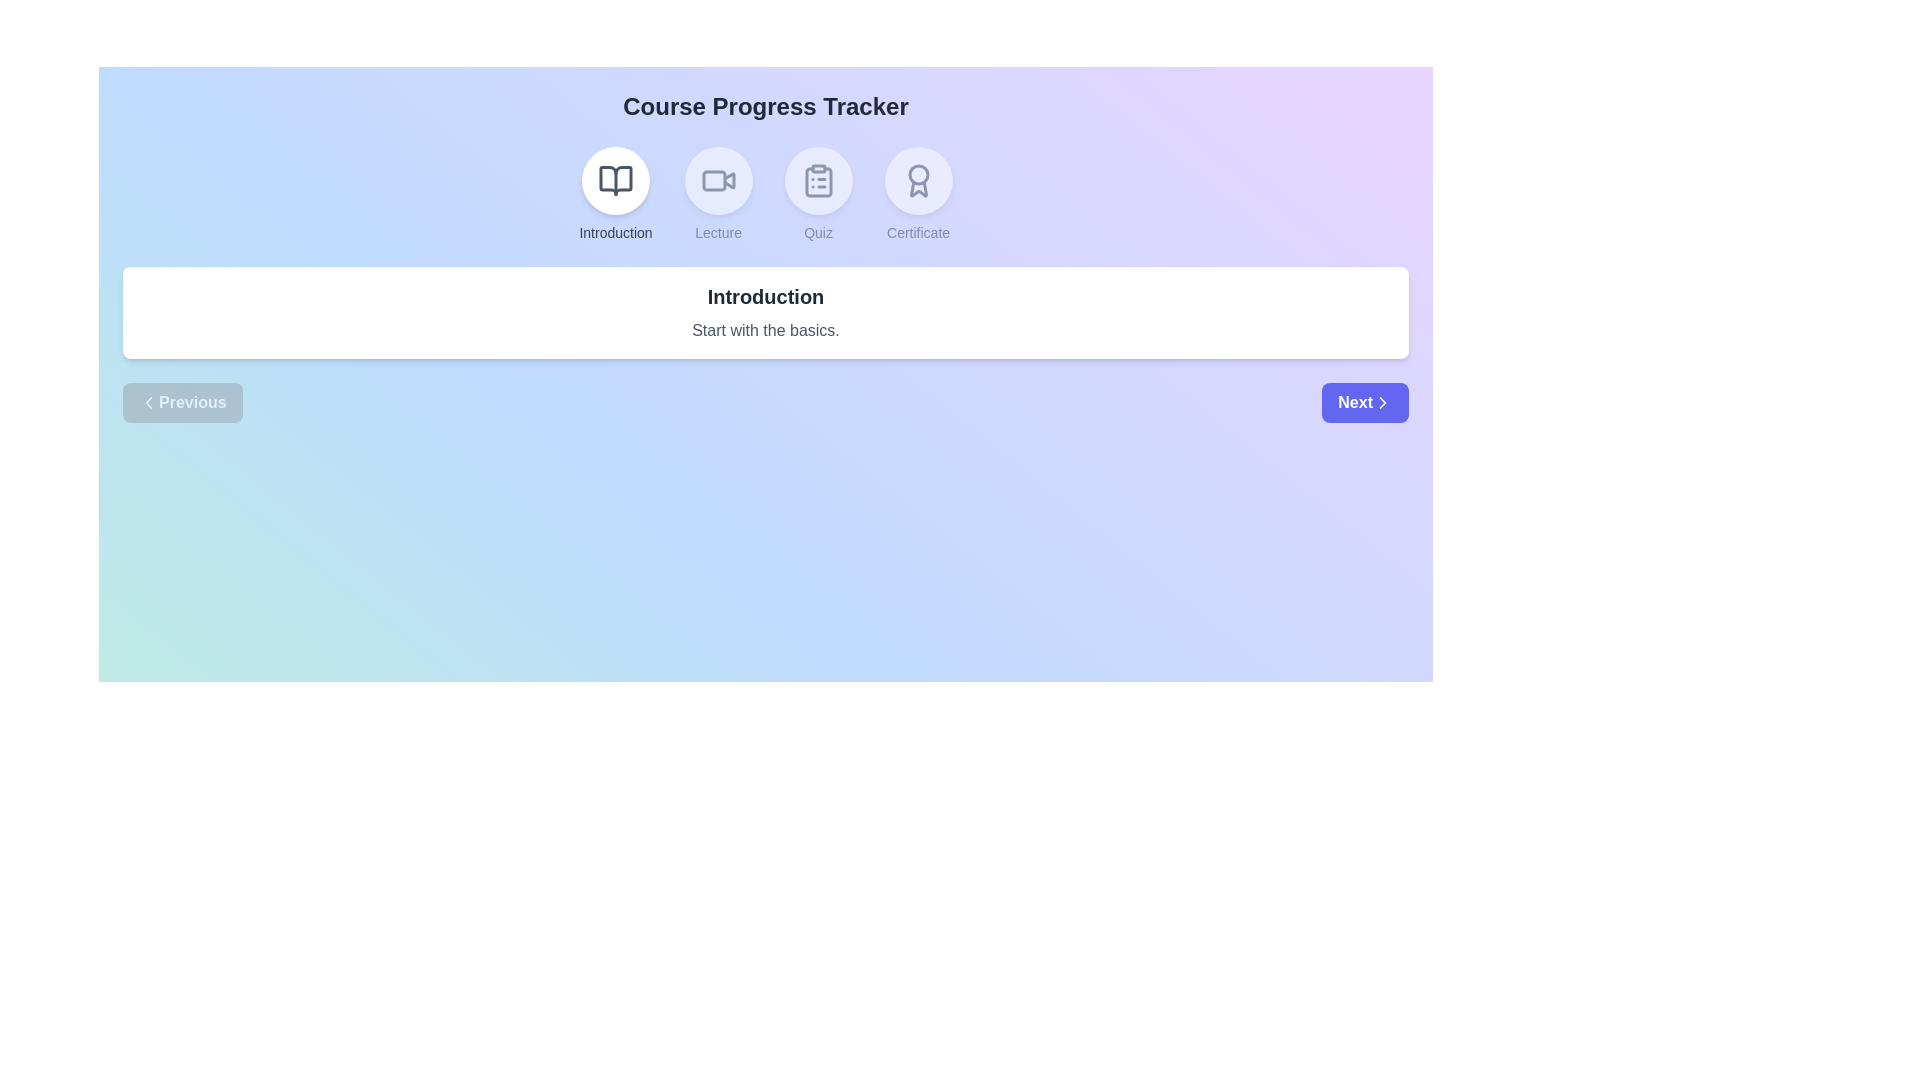  I want to click on the 'Next' button to navigate to the next step, so click(1363, 402).